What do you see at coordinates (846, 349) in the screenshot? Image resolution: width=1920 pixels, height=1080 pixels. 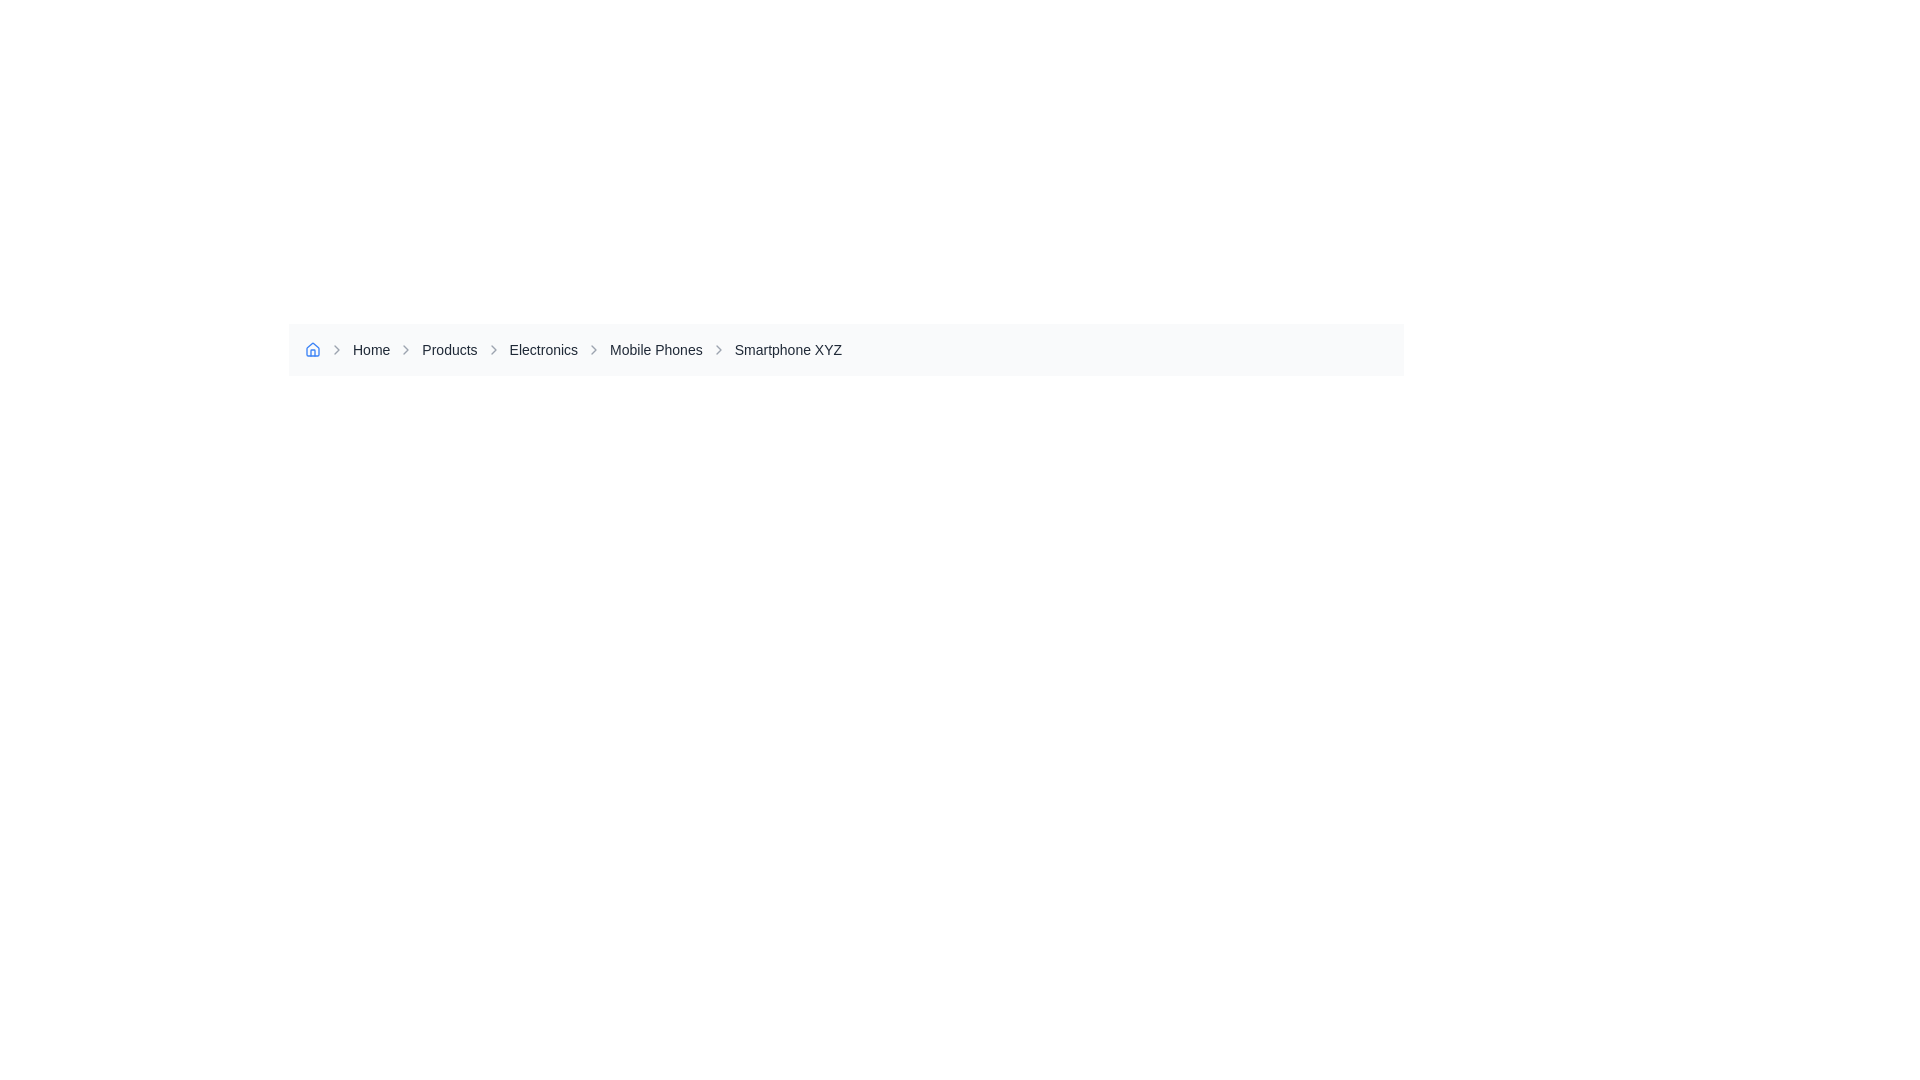 I see `the breadcrumb navigation element located at the upper central region of the interface` at bounding box center [846, 349].